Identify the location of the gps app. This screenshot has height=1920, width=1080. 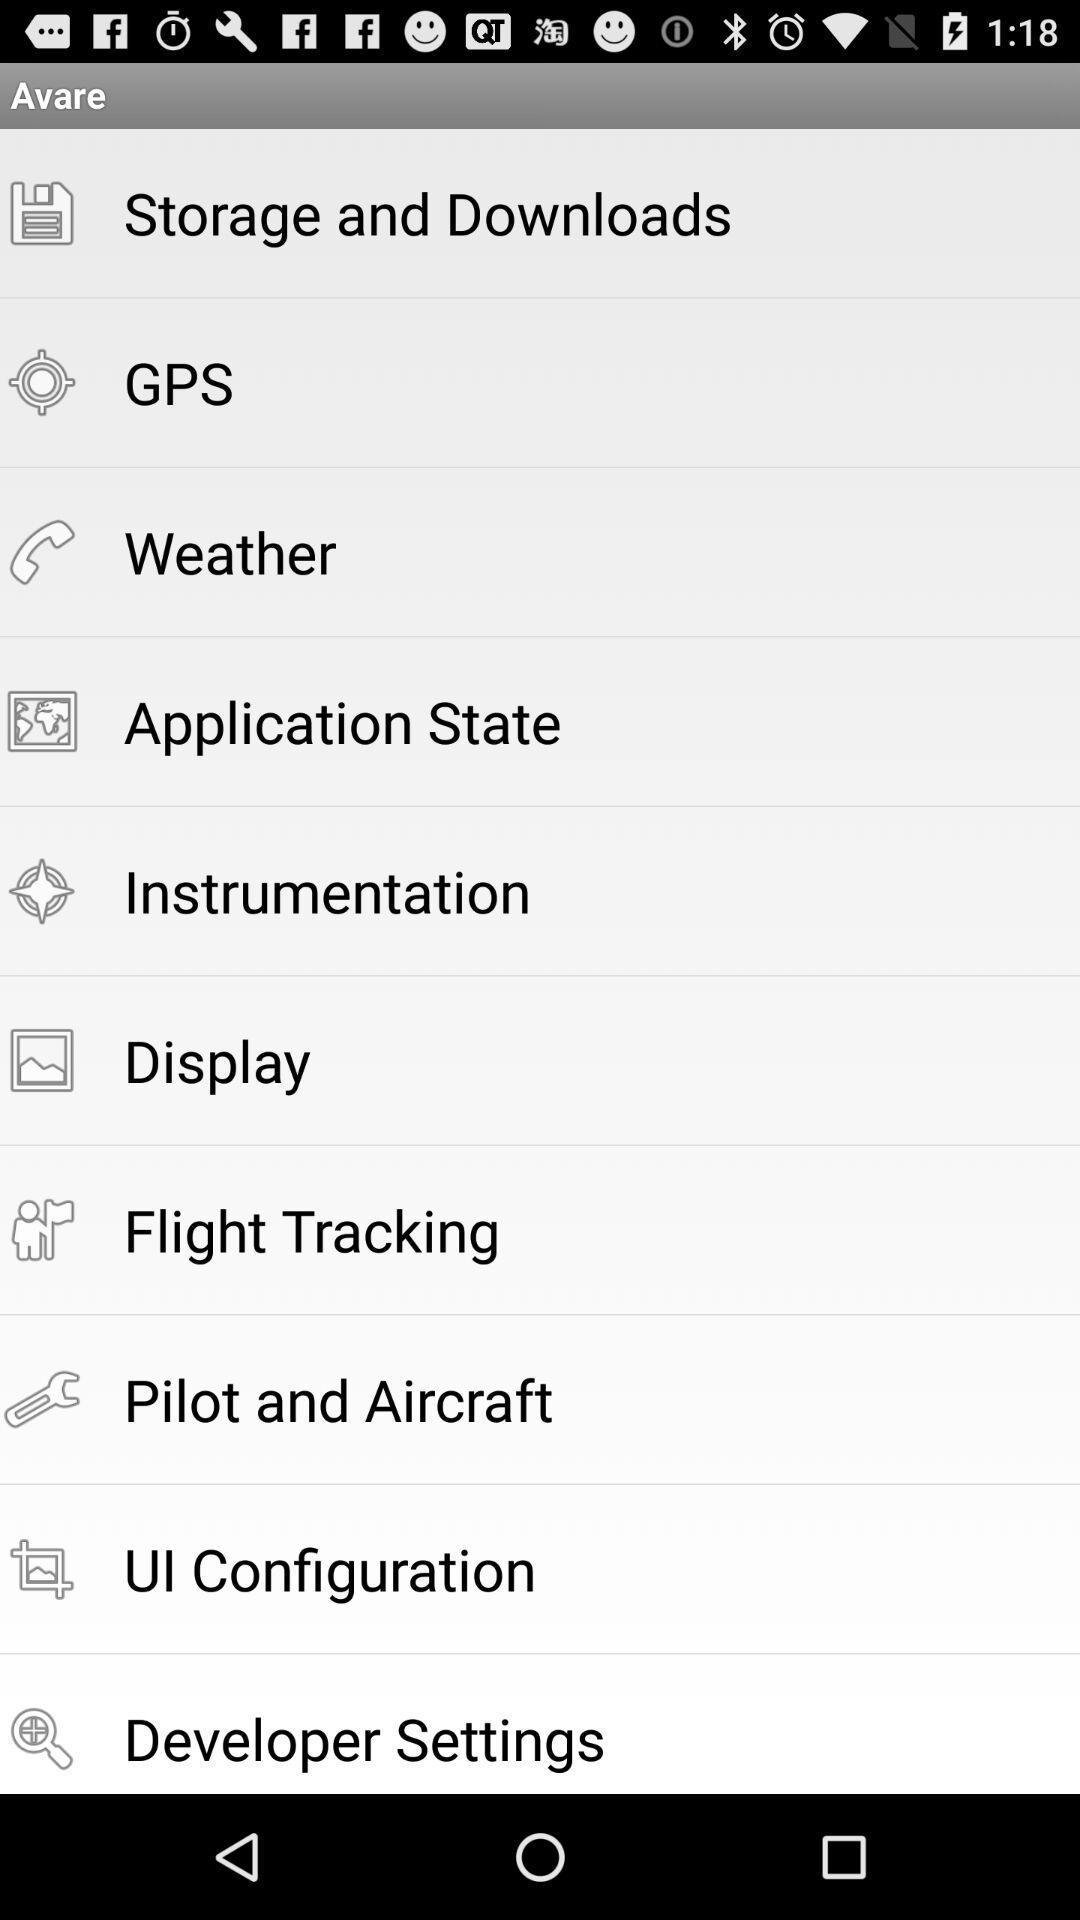
(177, 382).